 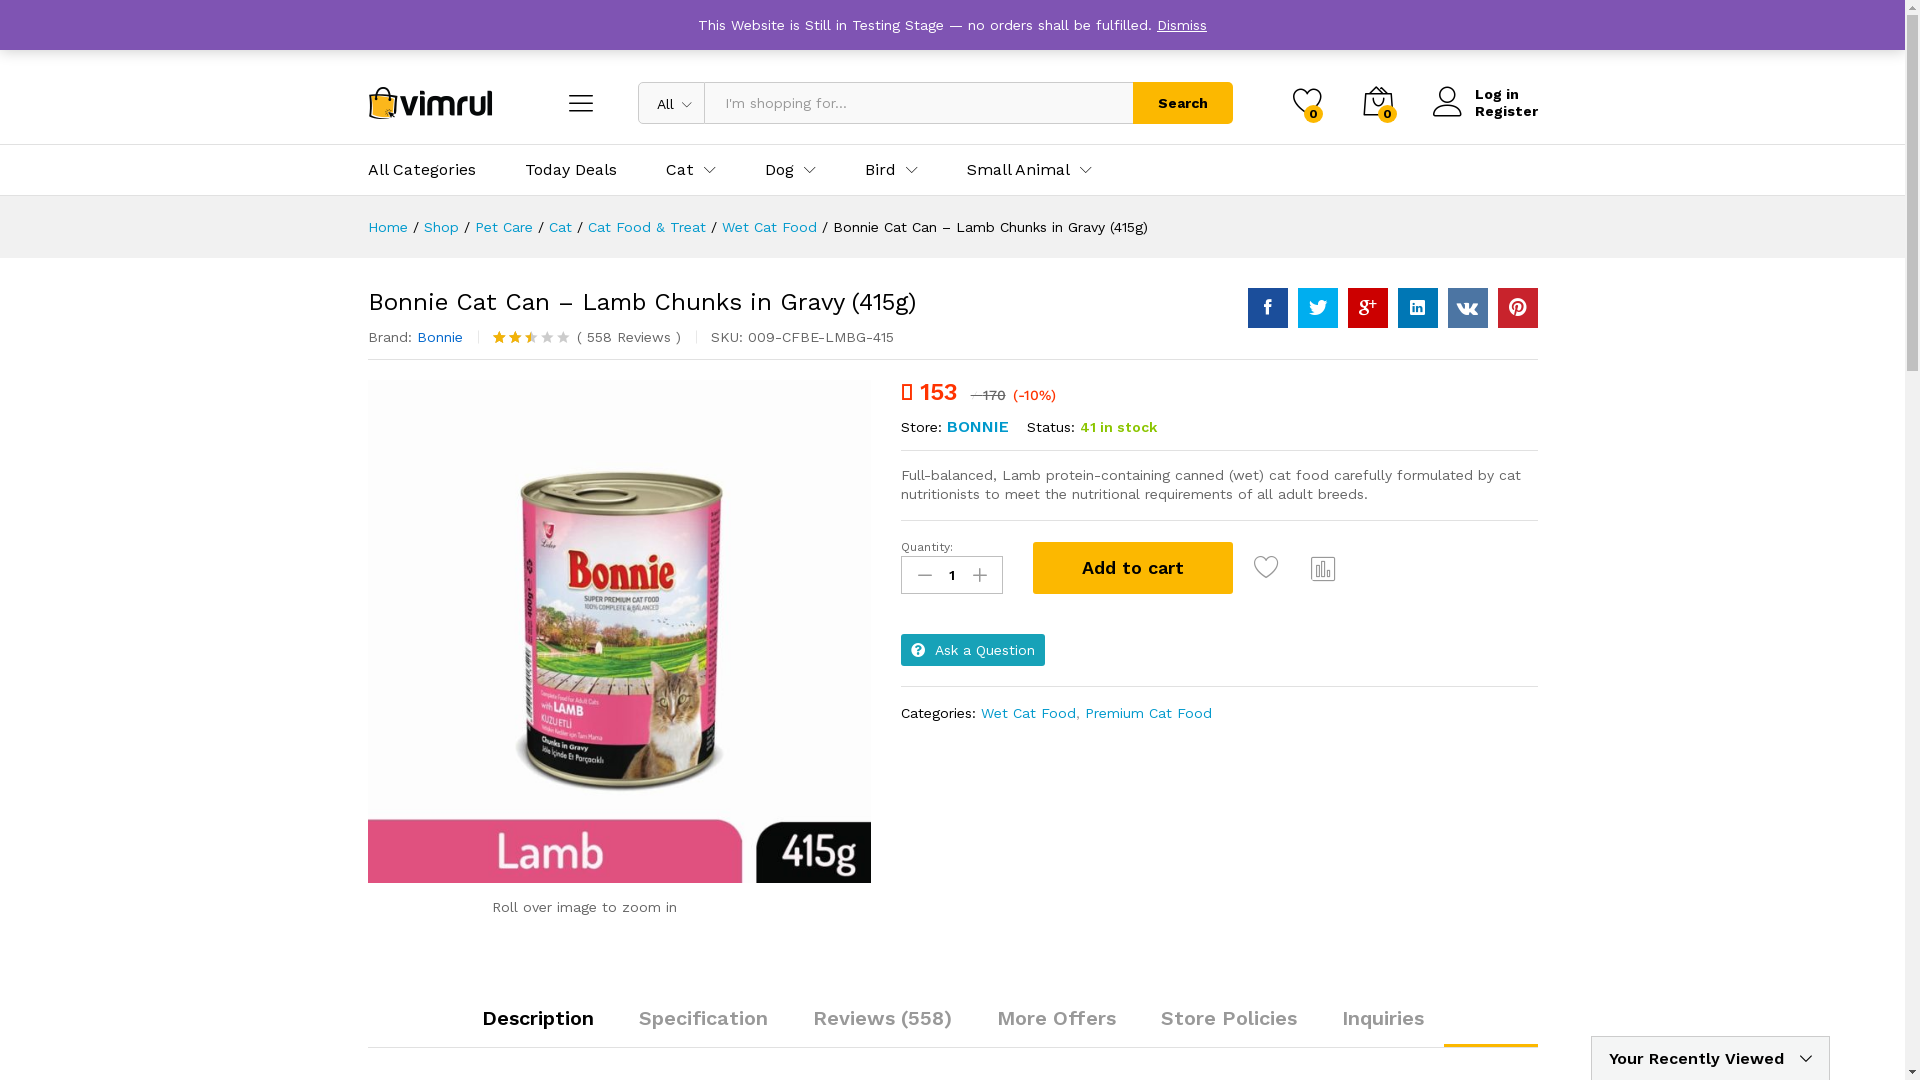 What do you see at coordinates (702, 1018) in the screenshot?
I see `'Specification'` at bounding box center [702, 1018].